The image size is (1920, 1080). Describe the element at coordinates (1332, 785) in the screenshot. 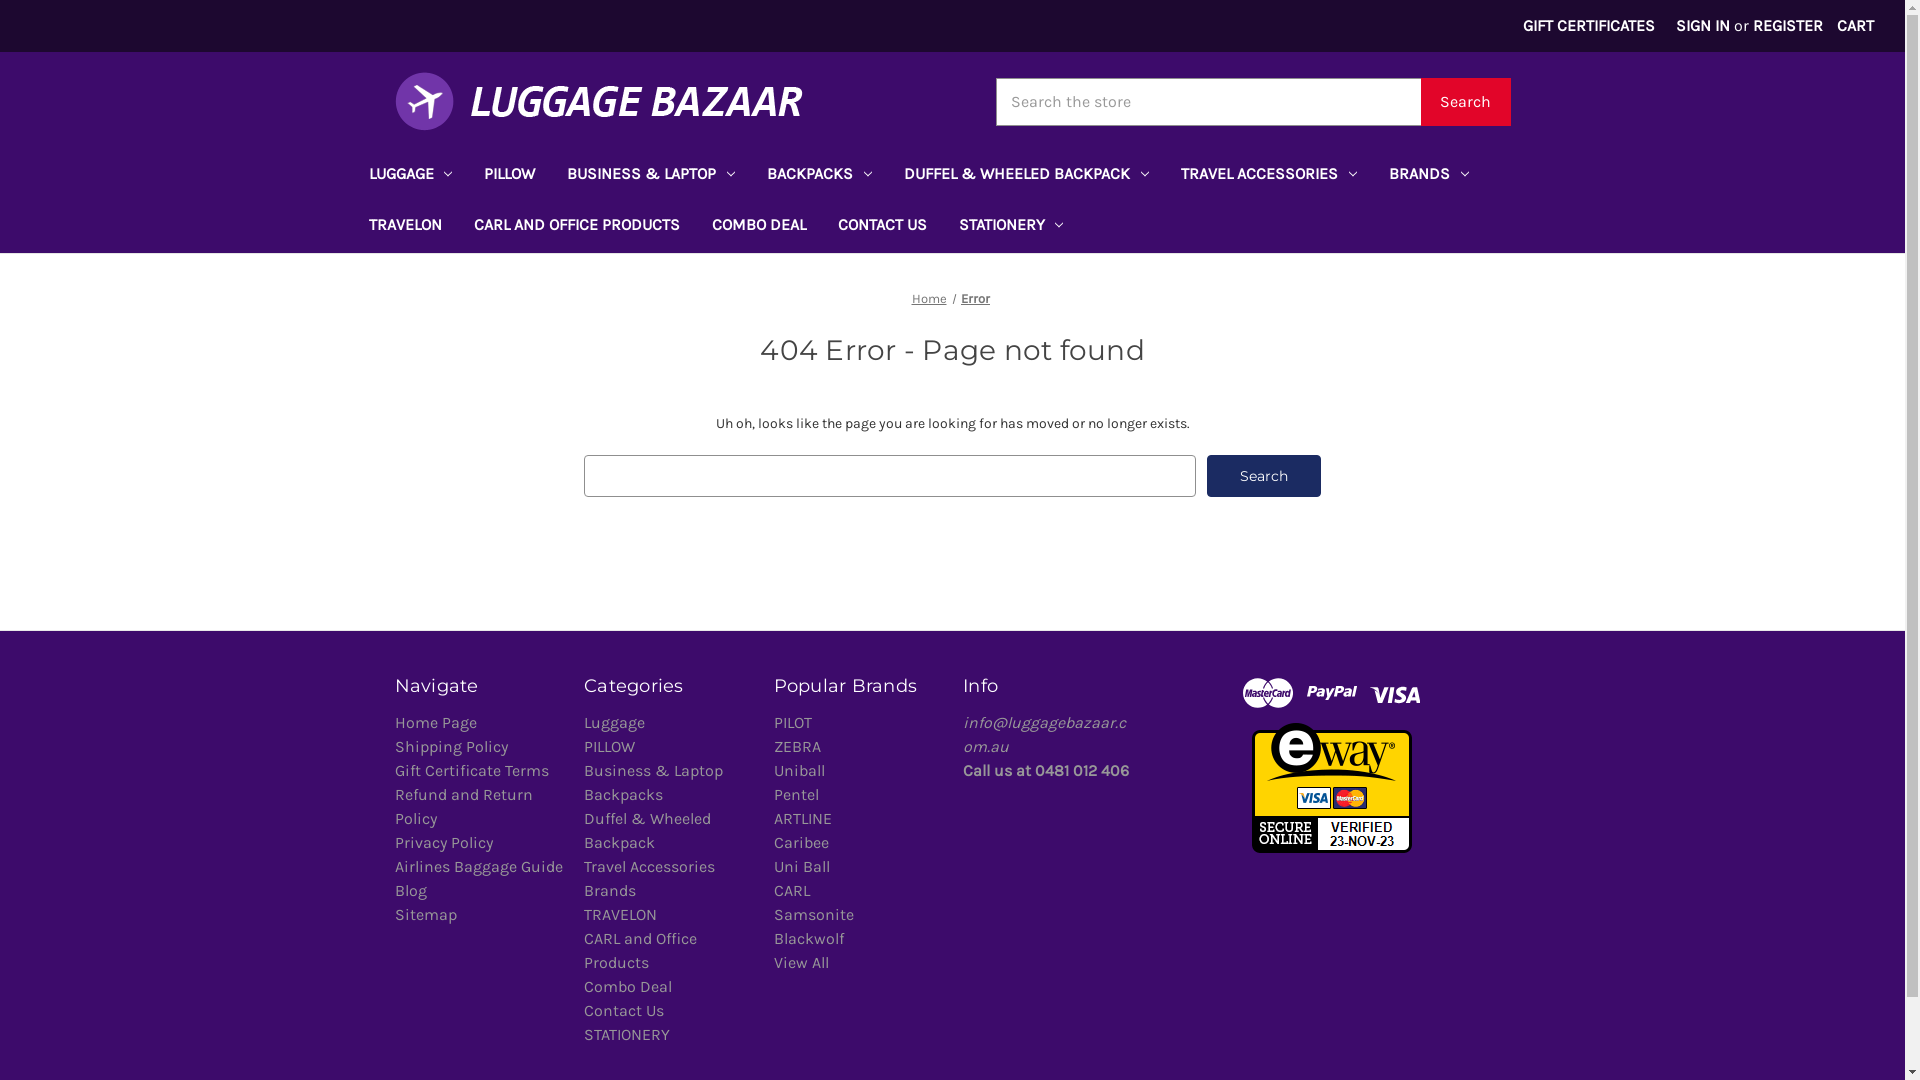

I see `'eWAY Payment Gateway'` at that location.